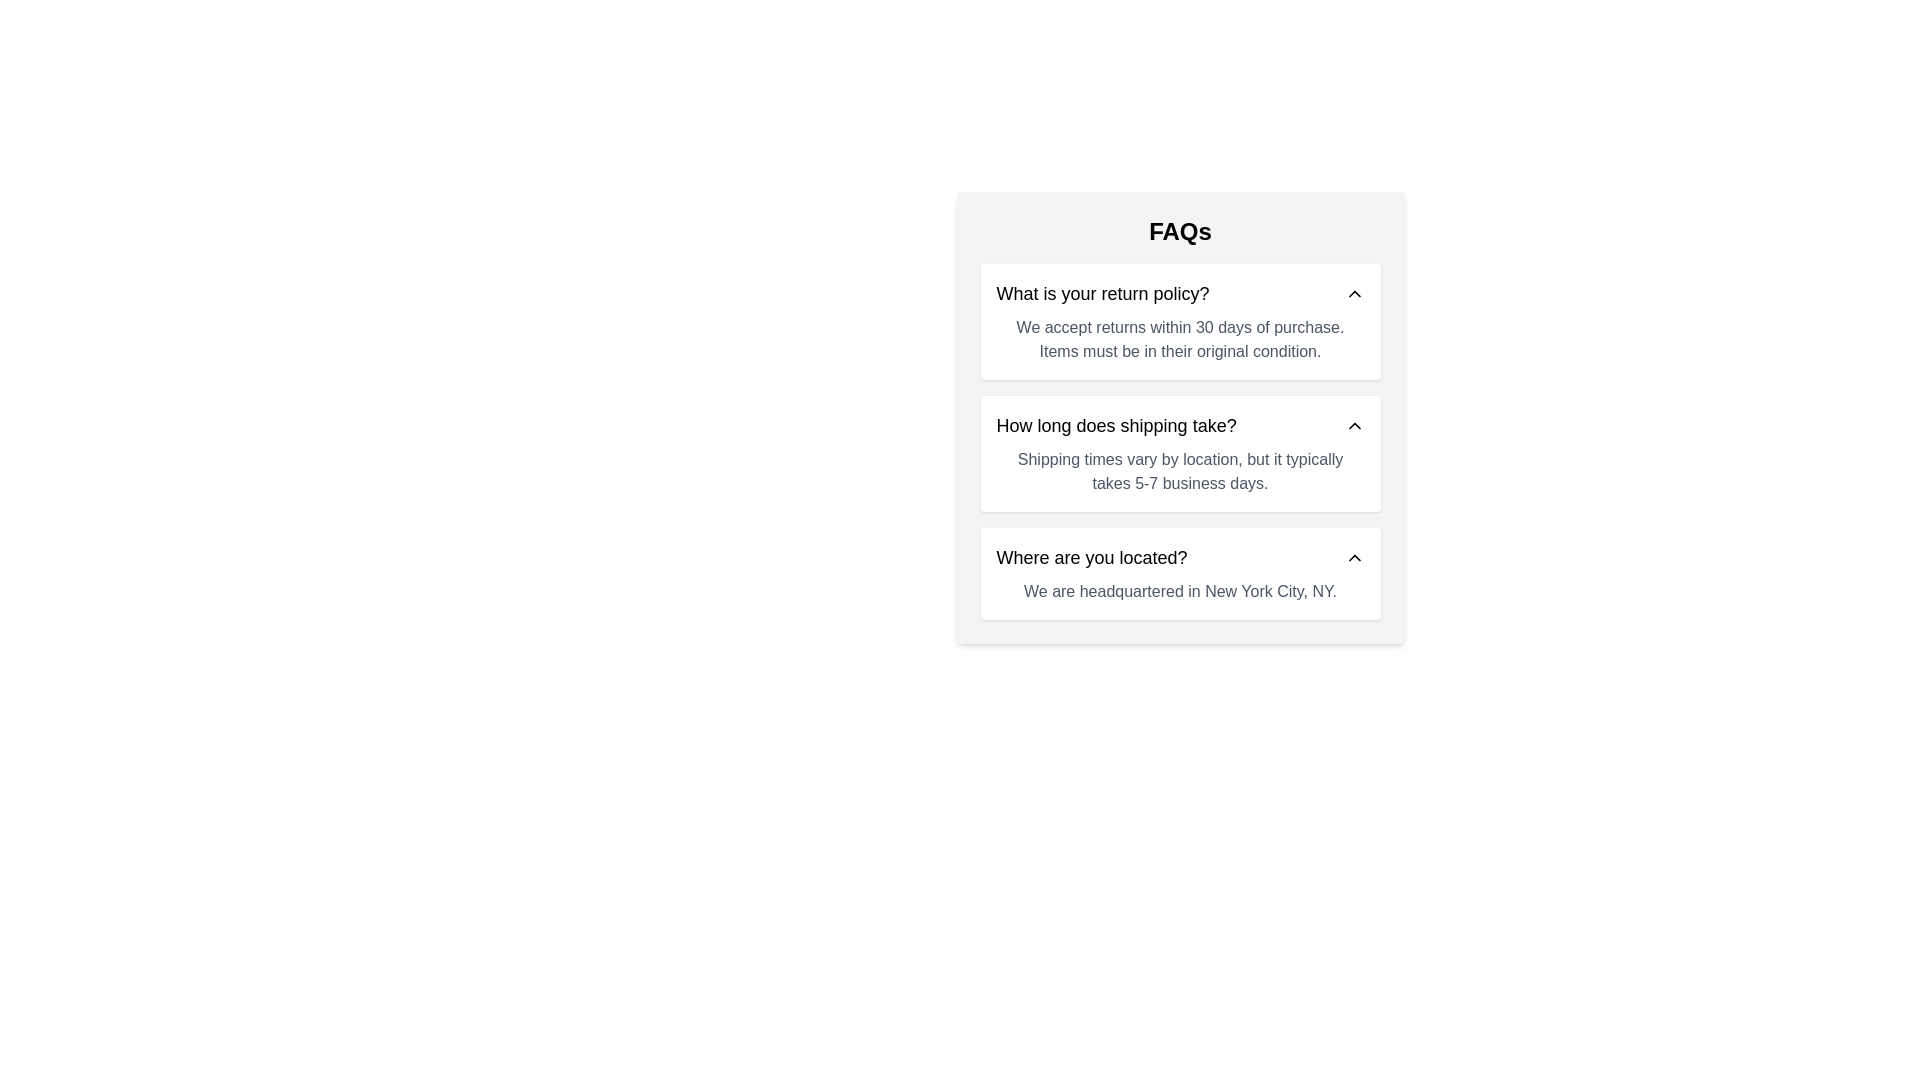 This screenshot has width=1920, height=1080. What do you see at coordinates (1180, 424) in the screenshot?
I see `the FAQ question 'How long does shipping take?'` at bounding box center [1180, 424].